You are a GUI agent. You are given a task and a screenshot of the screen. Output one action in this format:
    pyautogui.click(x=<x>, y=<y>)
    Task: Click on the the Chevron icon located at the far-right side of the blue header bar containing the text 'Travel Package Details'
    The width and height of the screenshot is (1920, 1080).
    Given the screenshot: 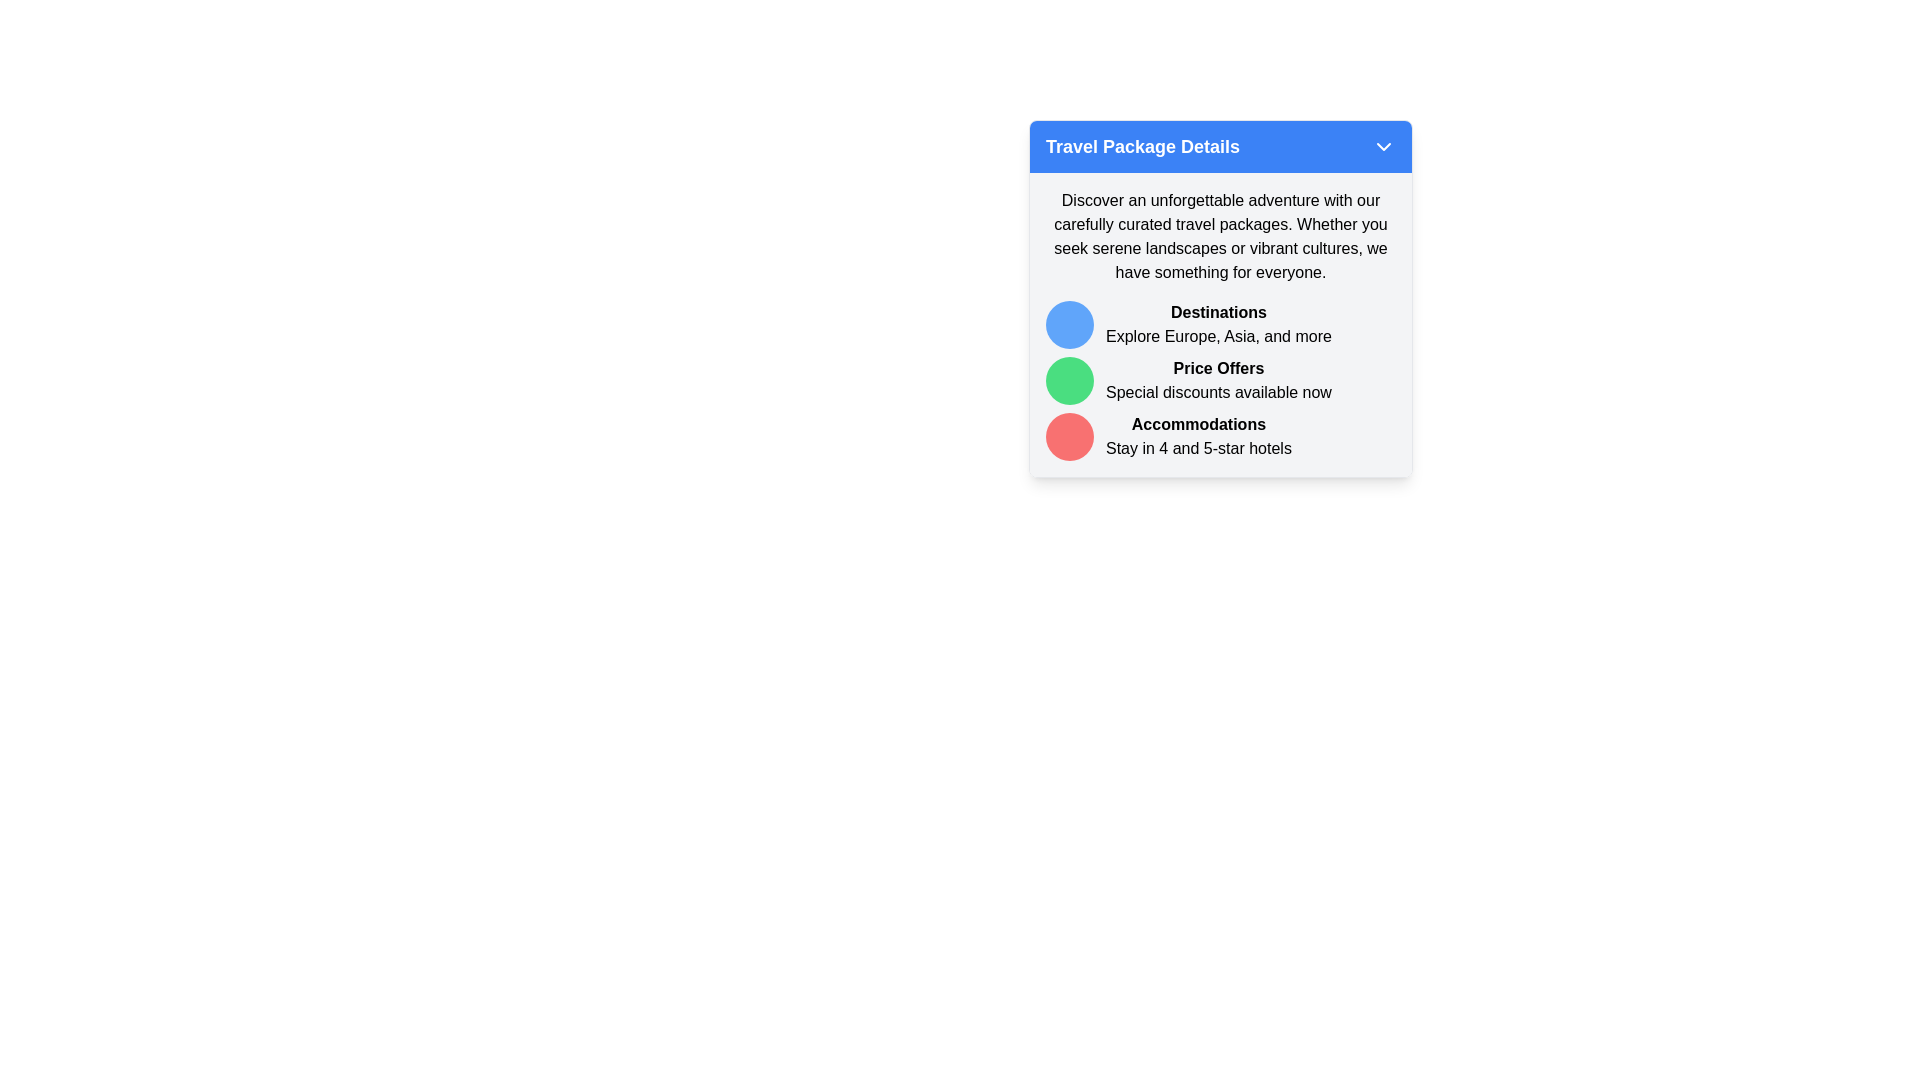 What is the action you would take?
    pyautogui.click(x=1382, y=145)
    